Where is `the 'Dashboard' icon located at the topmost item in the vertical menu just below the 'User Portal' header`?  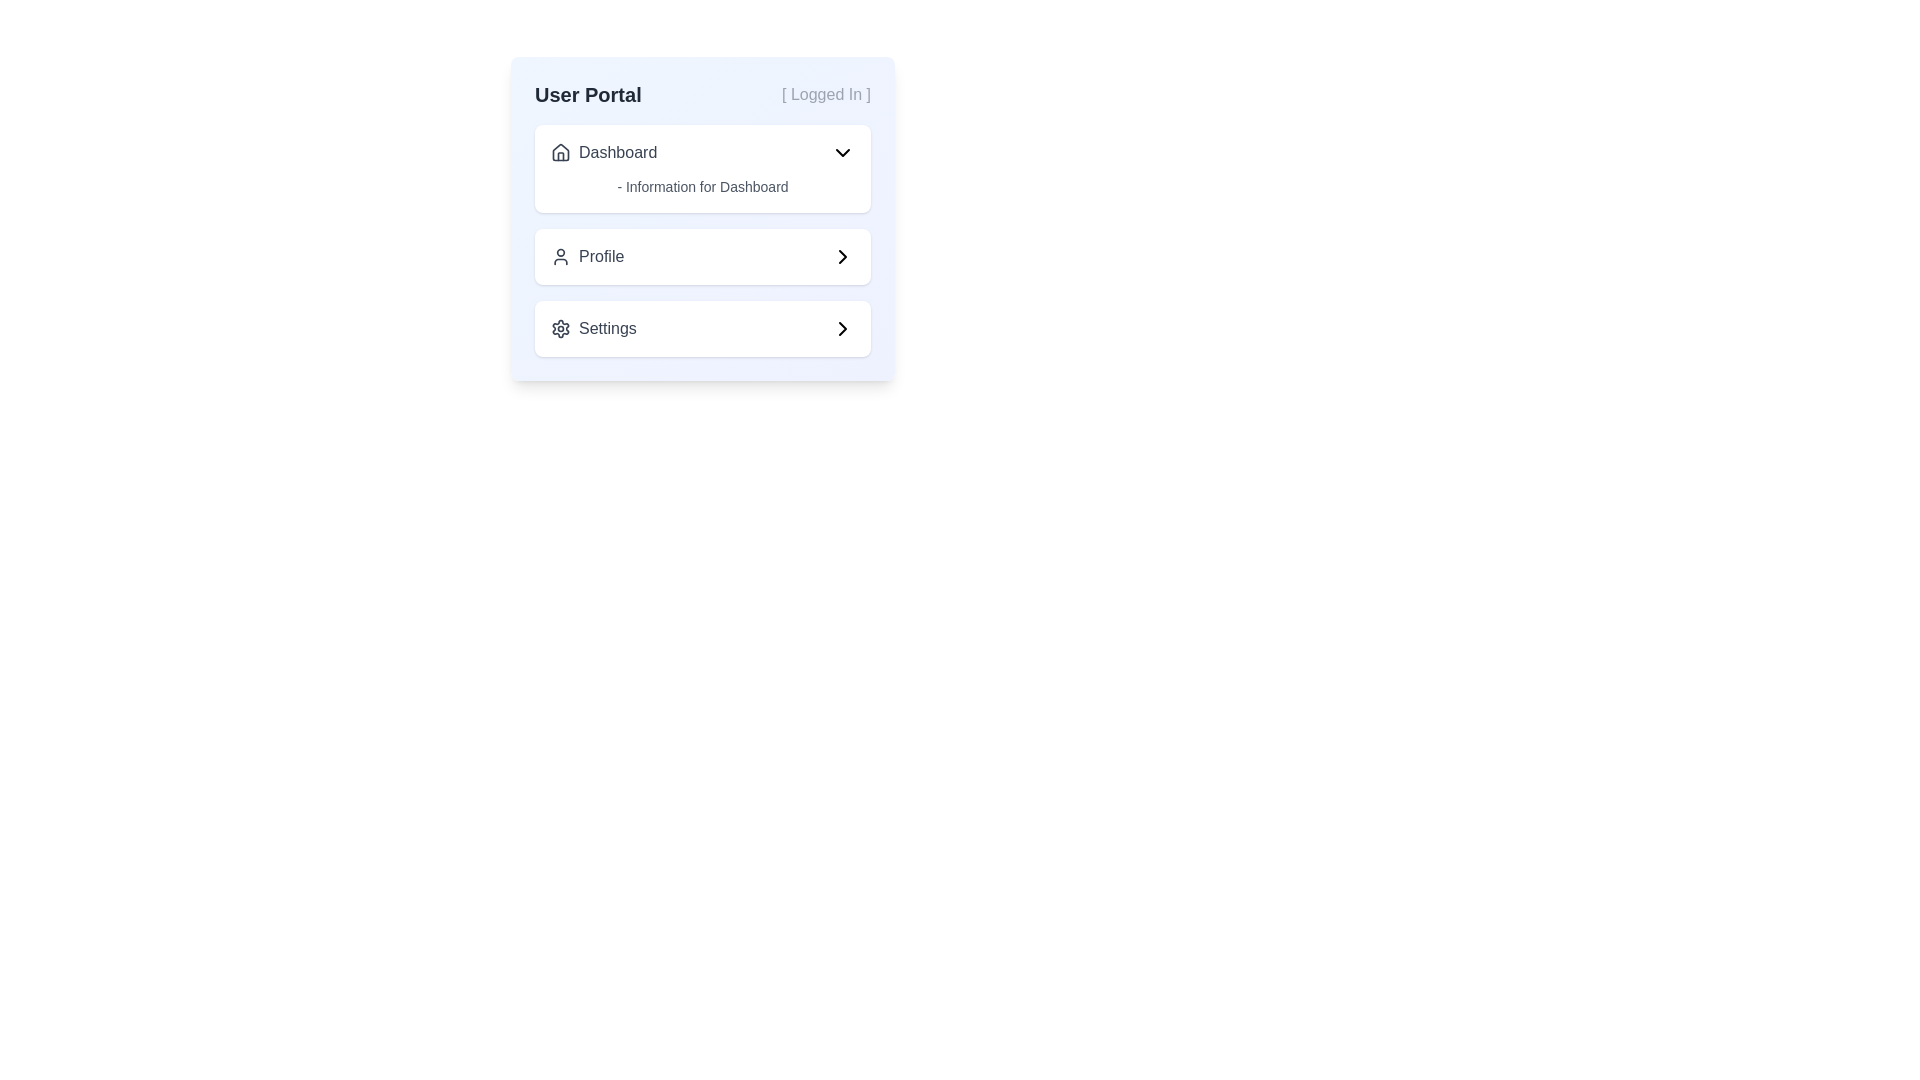
the 'Dashboard' icon located at the topmost item in the vertical menu just below the 'User Portal' header is located at coordinates (560, 152).